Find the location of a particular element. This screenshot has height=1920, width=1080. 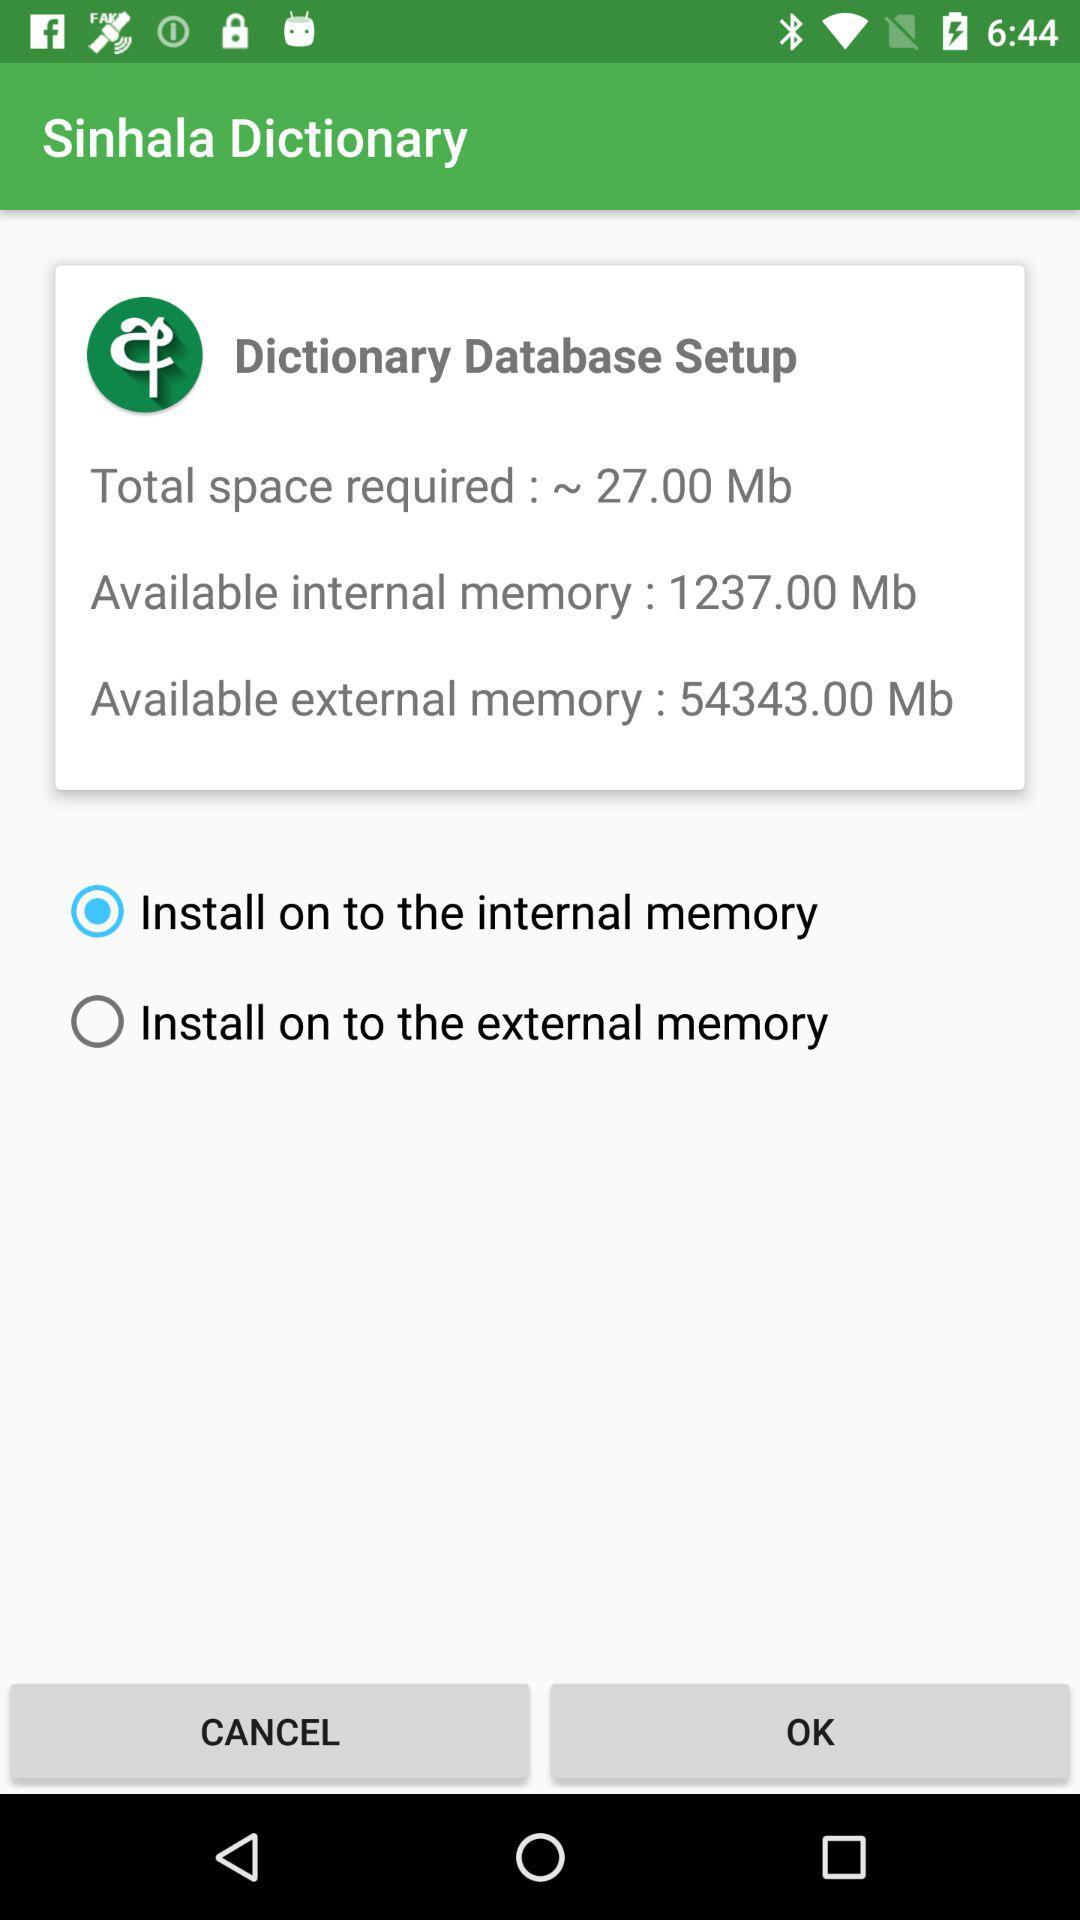

the ok item is located at coordinates (810, 1730).